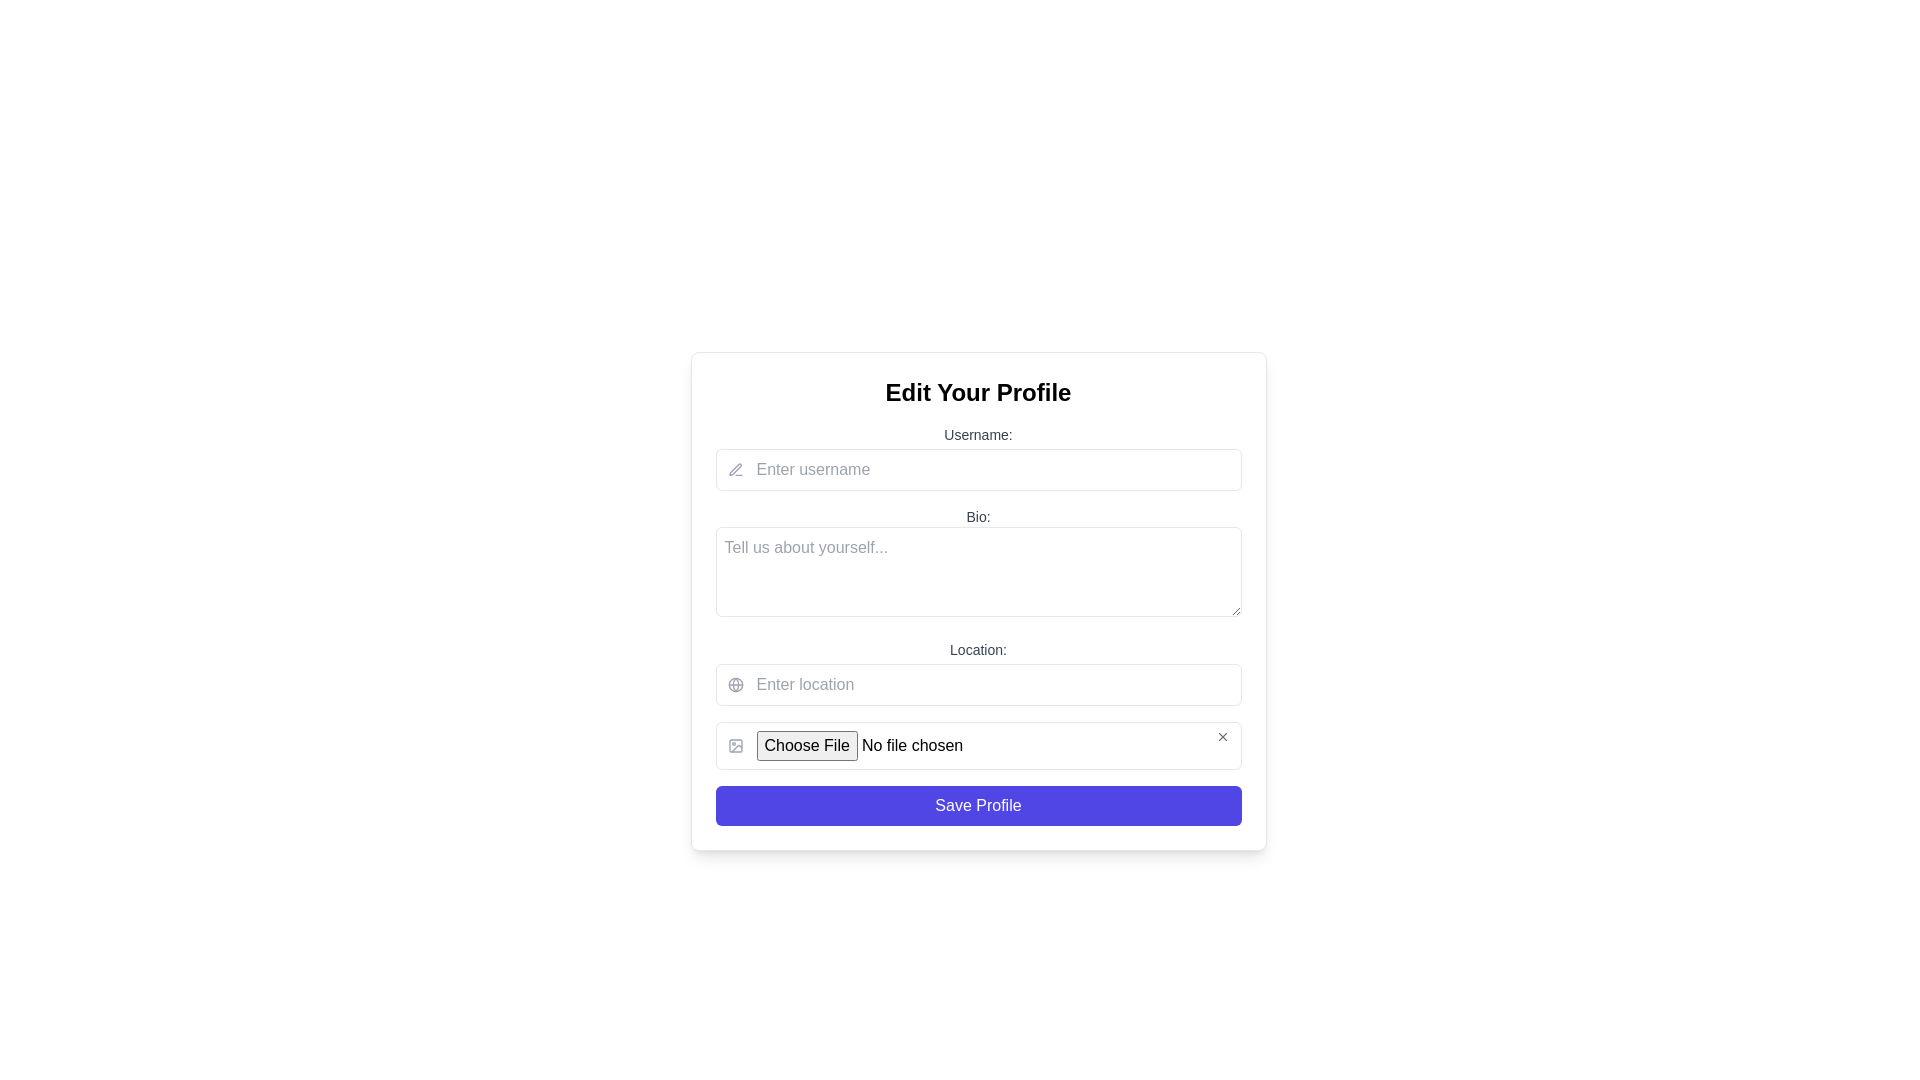 This screenshot has height=1080, width=1920. What do you see at coordinates (978, 805) in the screenshot?
I see `the 'Save Profile' button, which is a rectangular button with a blue background and white text, located at the bottom of the form` at bounding box center [978, 805].